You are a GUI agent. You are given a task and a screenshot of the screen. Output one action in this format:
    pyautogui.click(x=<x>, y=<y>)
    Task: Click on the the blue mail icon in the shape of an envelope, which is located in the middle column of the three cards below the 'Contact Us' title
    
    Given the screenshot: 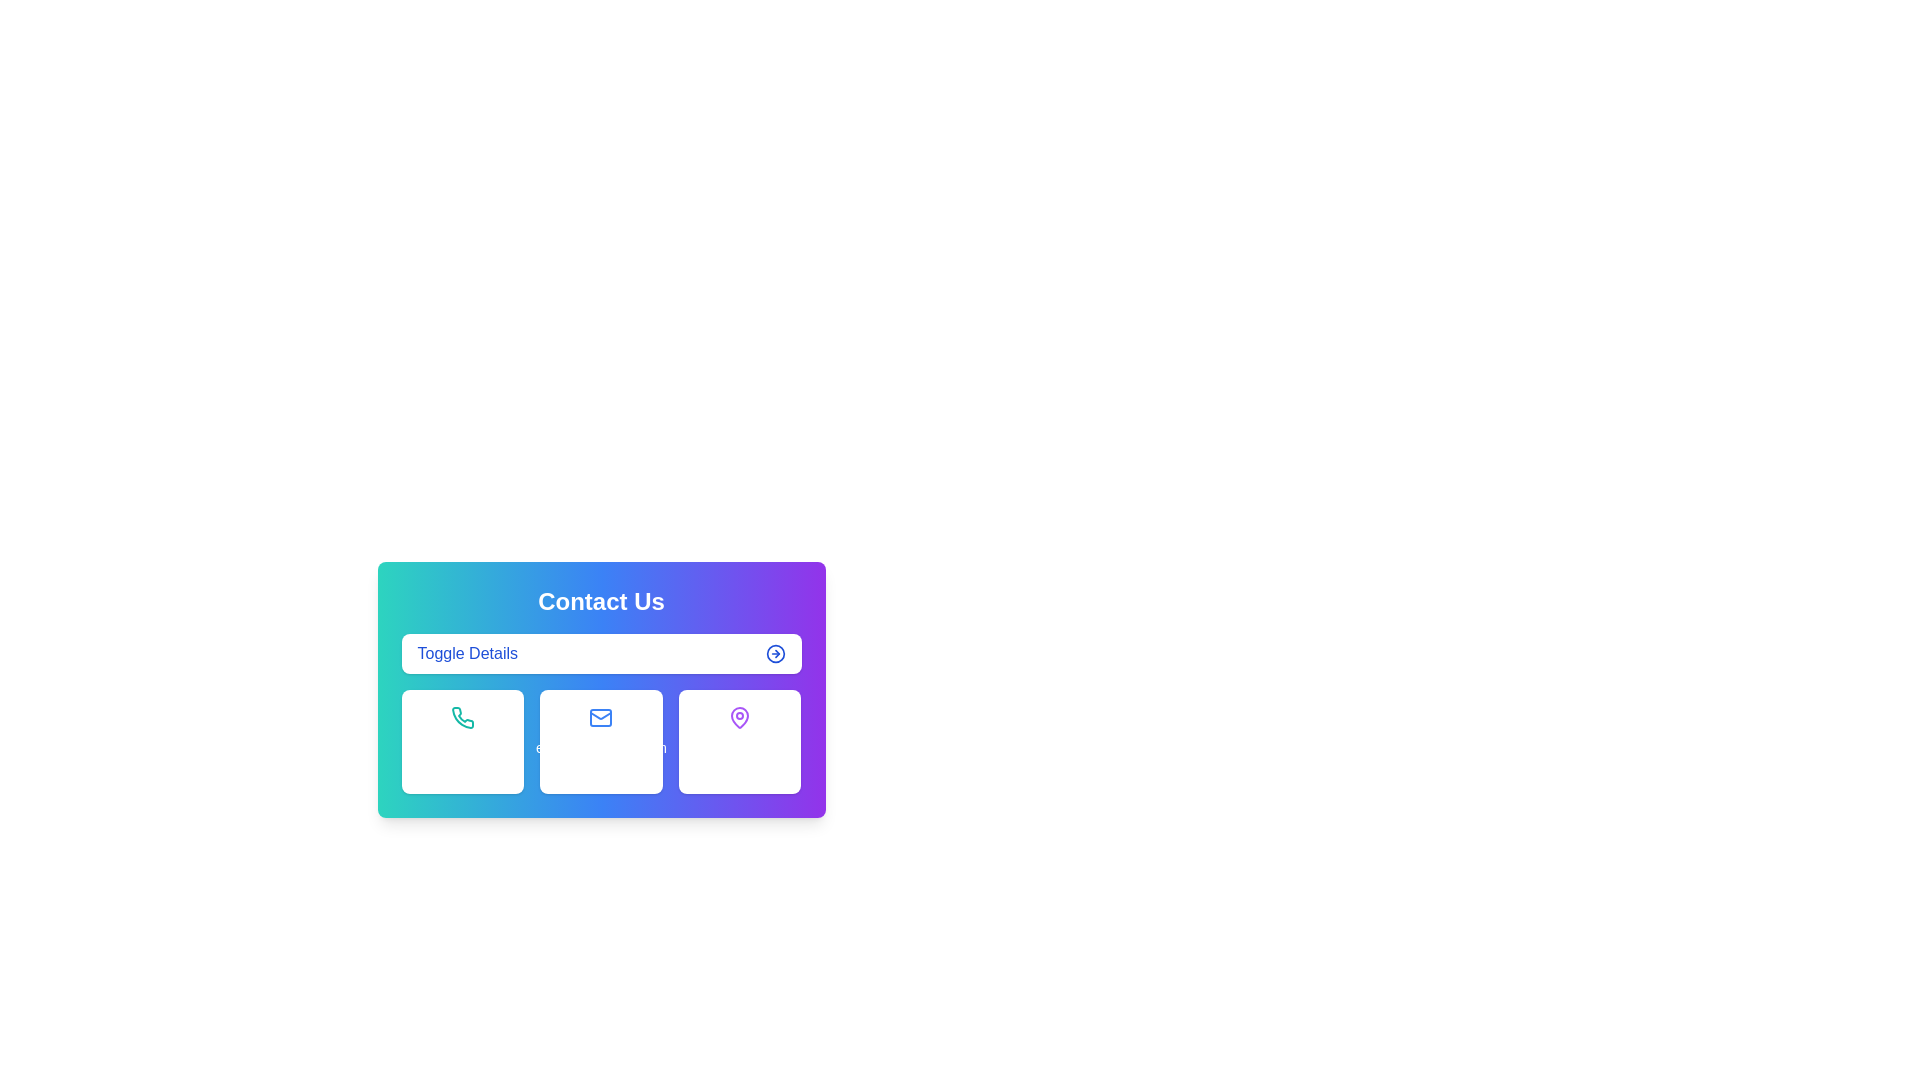 What is the action you would take?
    pyautogui.click(x=600, y=716)
    